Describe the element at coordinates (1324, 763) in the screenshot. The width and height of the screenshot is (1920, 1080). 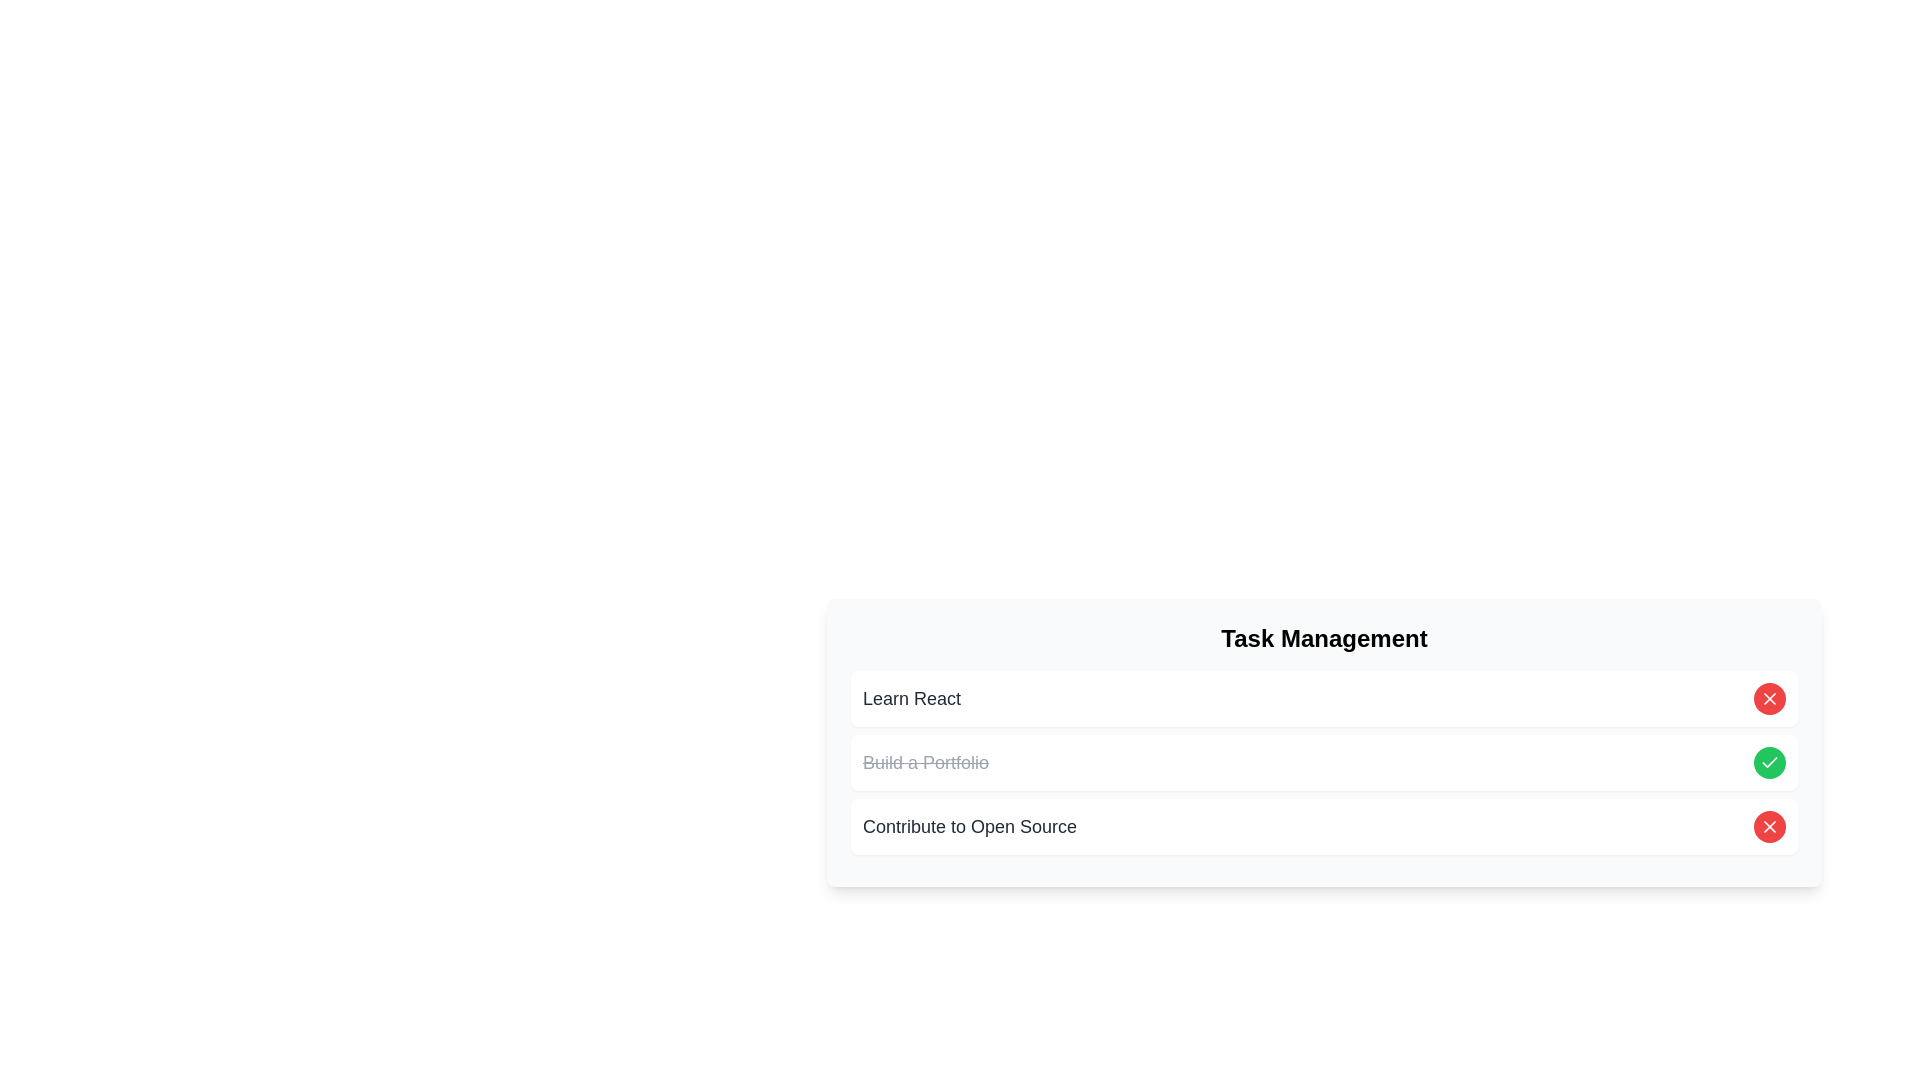
I see `the checkbox of the task item 'Build a Portfolio' in the 'Task Management' section` at that location.